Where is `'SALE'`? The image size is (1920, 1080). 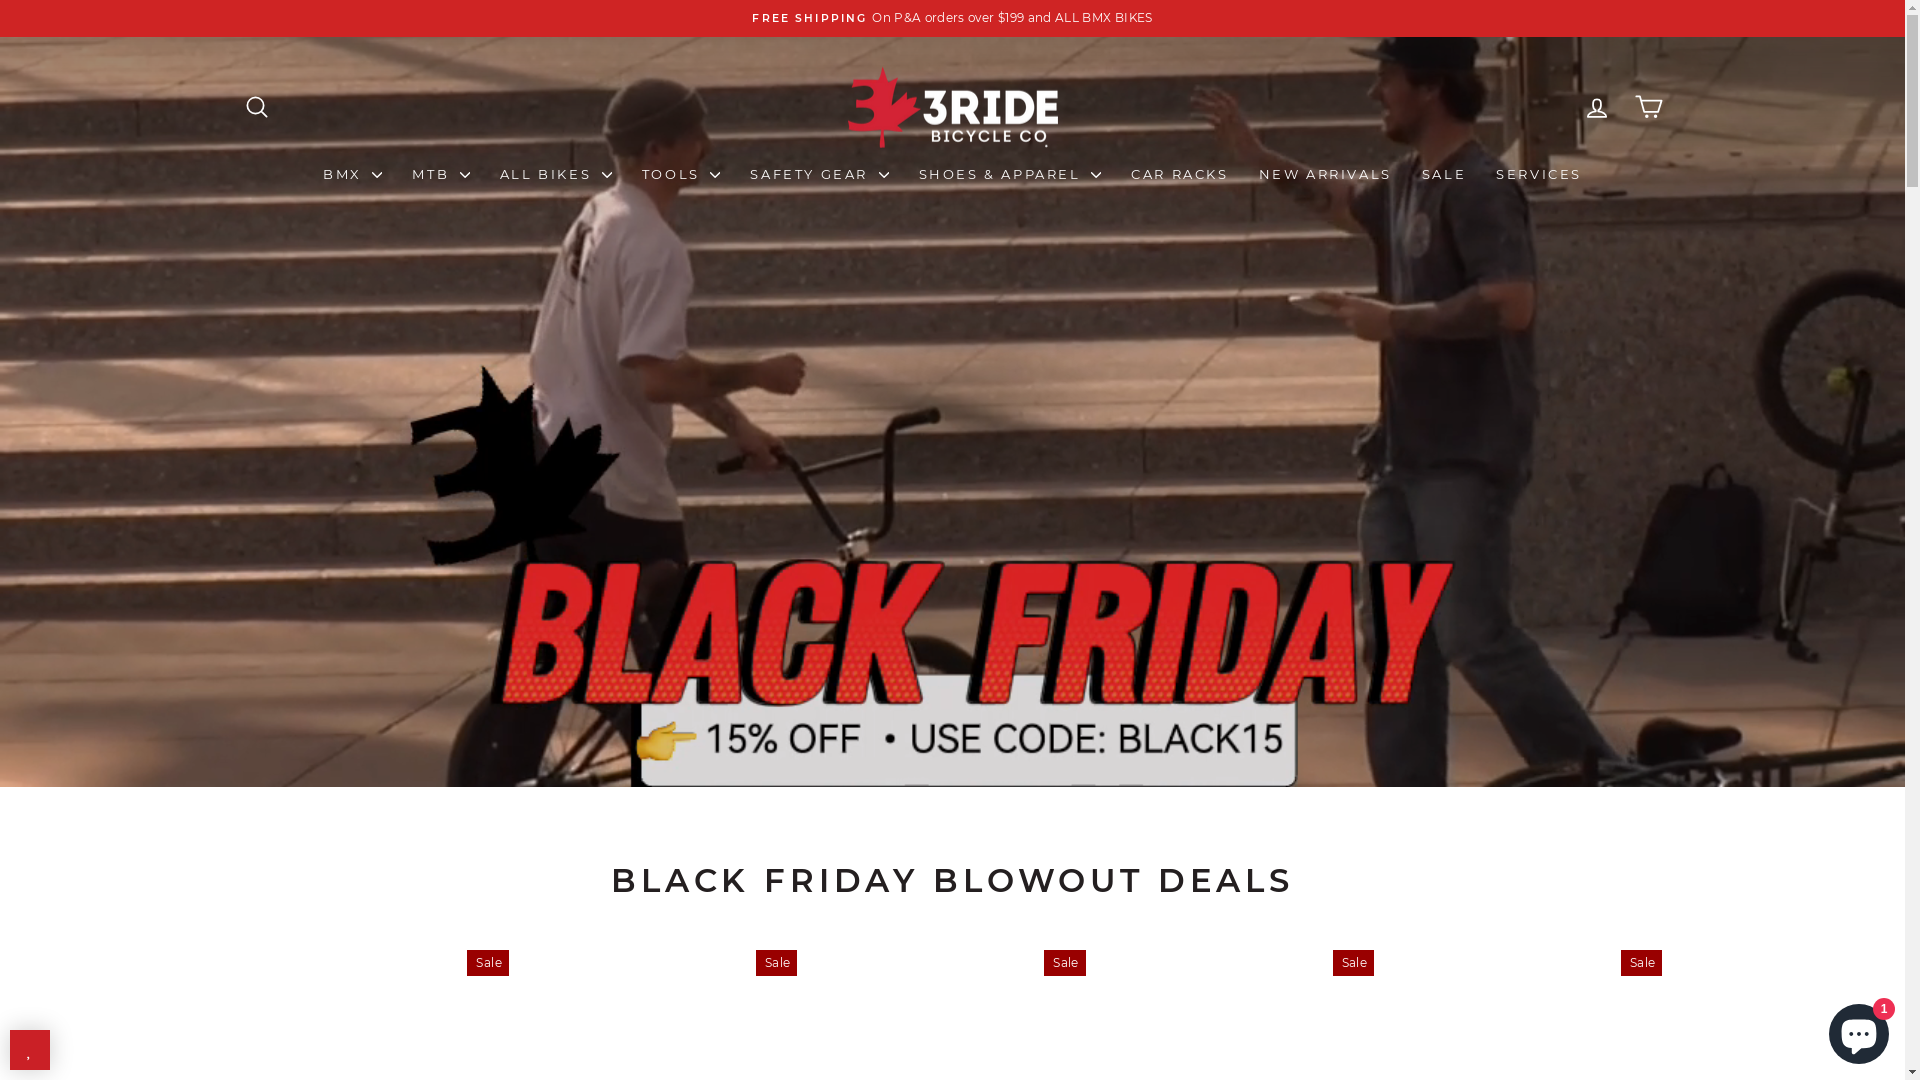
'SALE' is located at coordinates (1405, 172).